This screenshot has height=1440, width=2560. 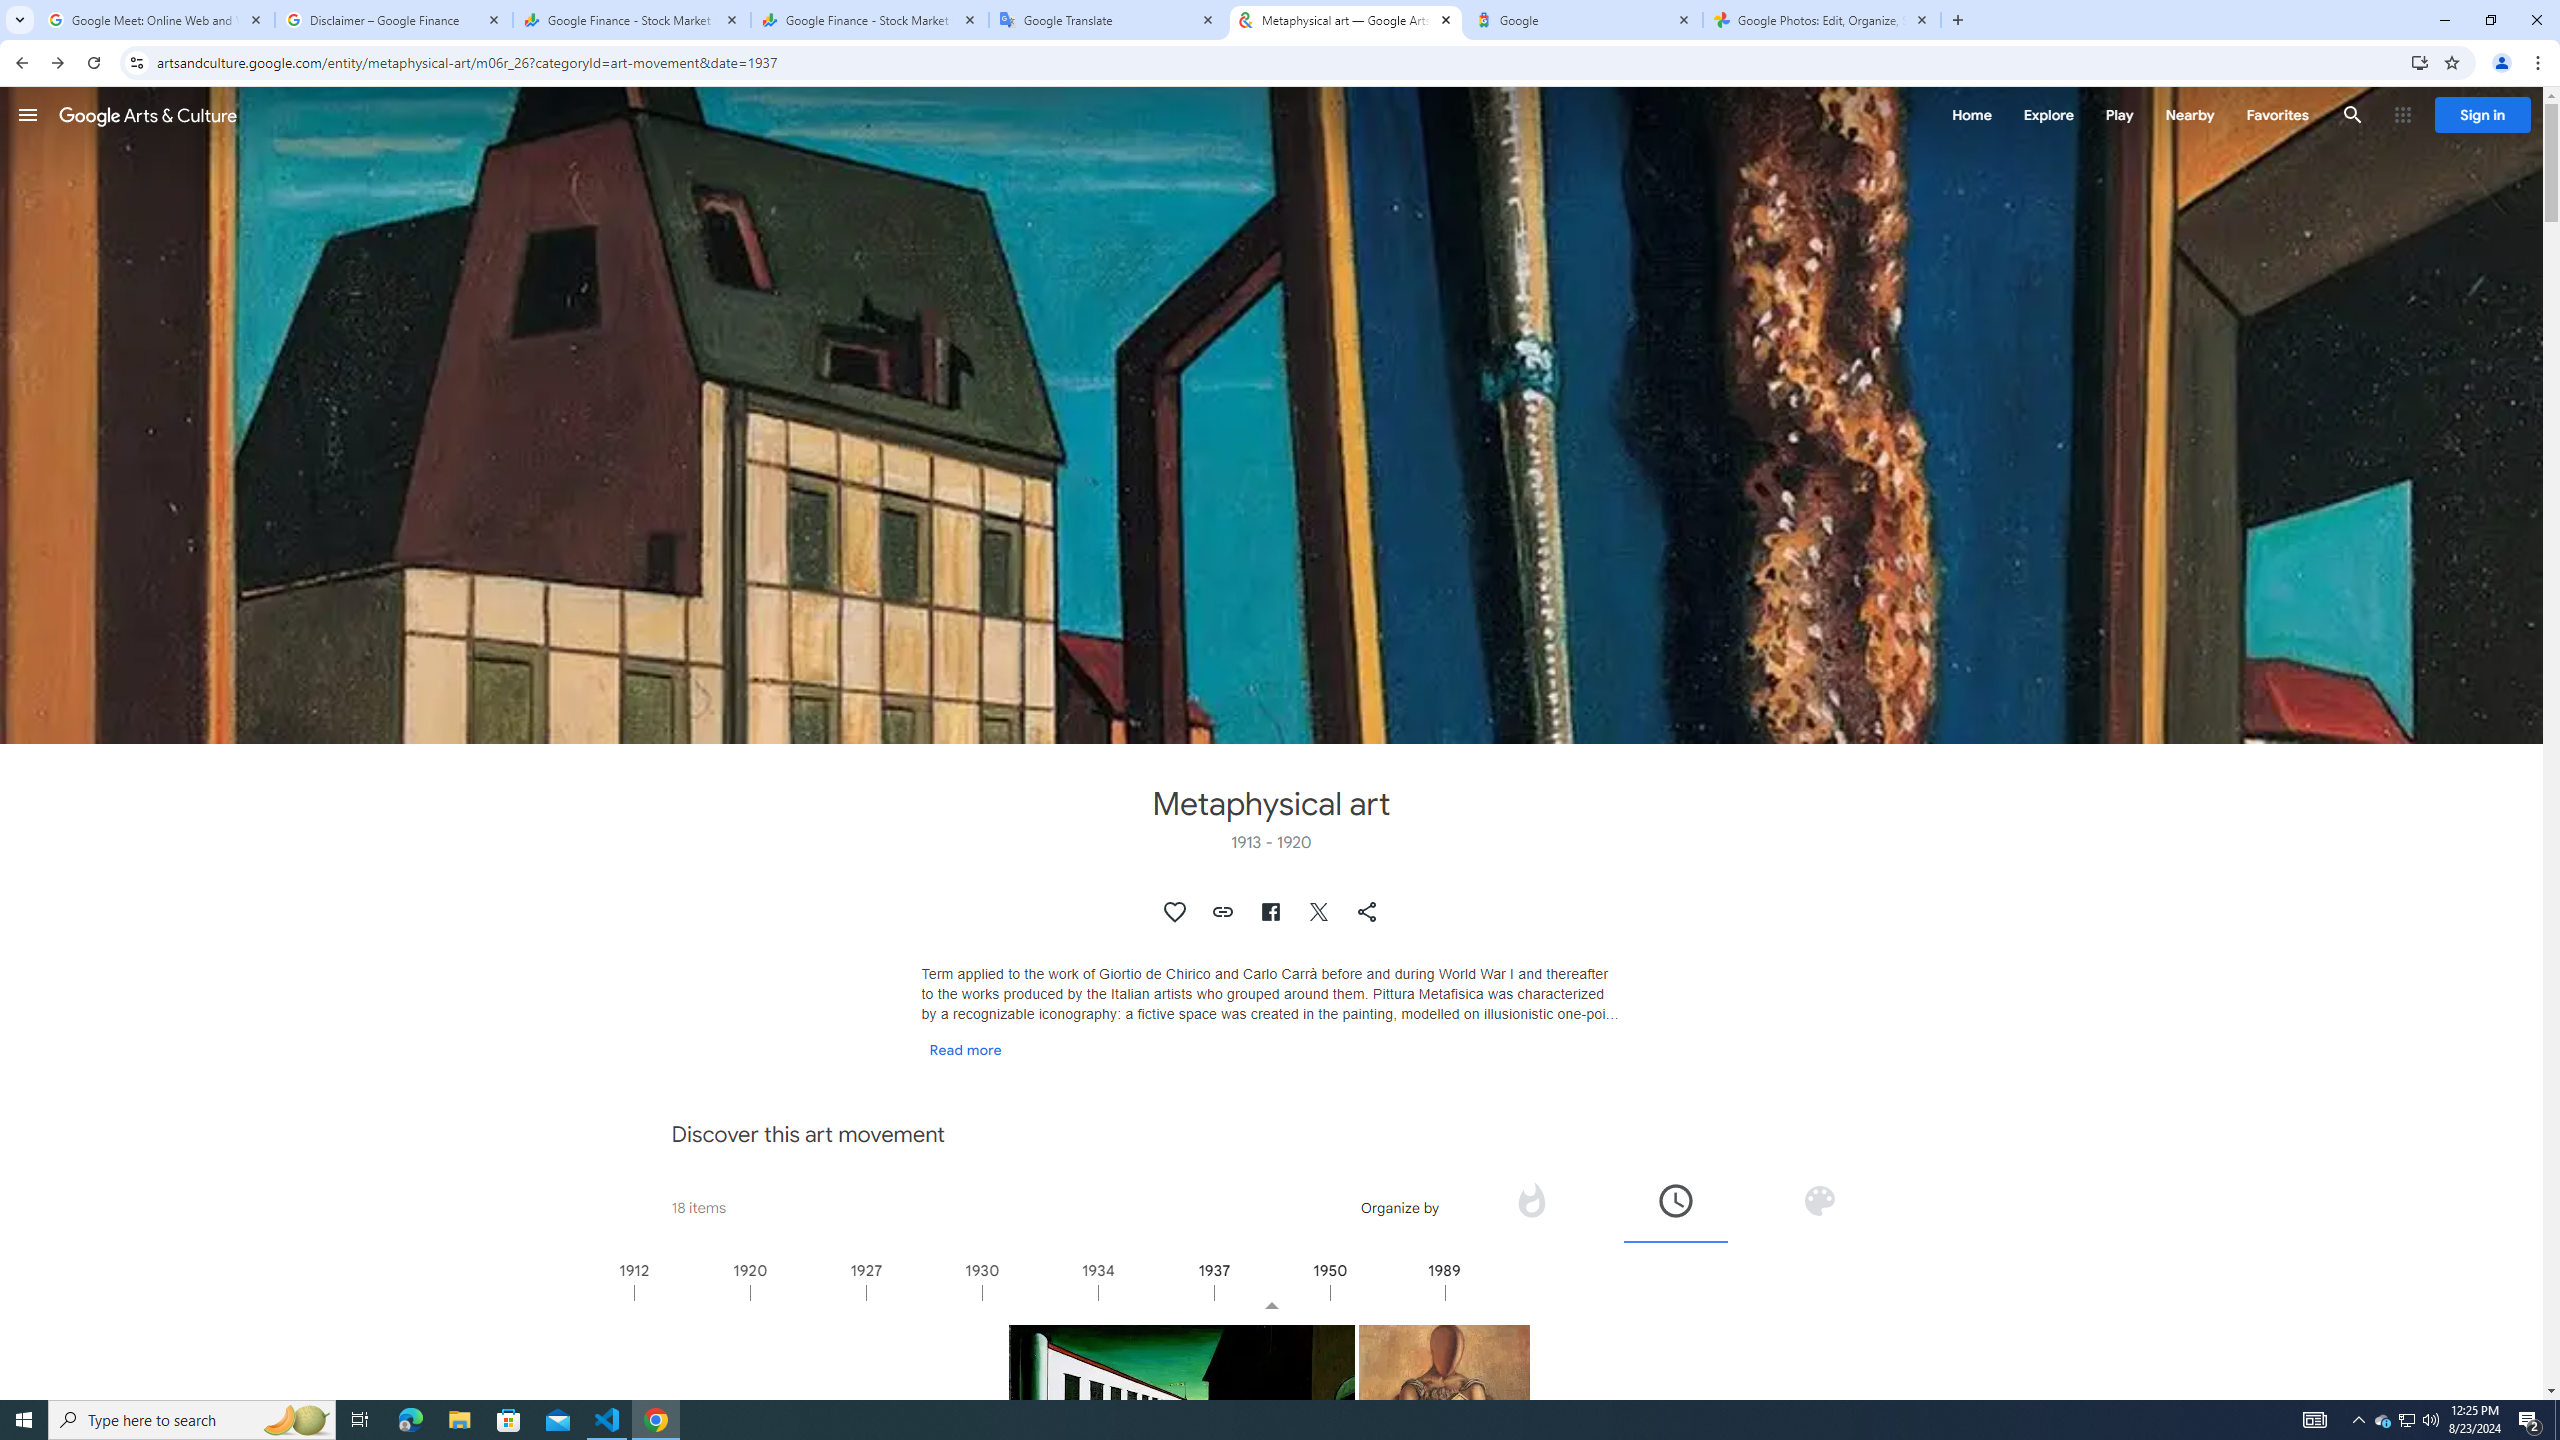 What do you see at coordinates (1367, 911) in the screenshot?
I see `'Share "Metaphysical art"'` at bounding box center [1367, 911].